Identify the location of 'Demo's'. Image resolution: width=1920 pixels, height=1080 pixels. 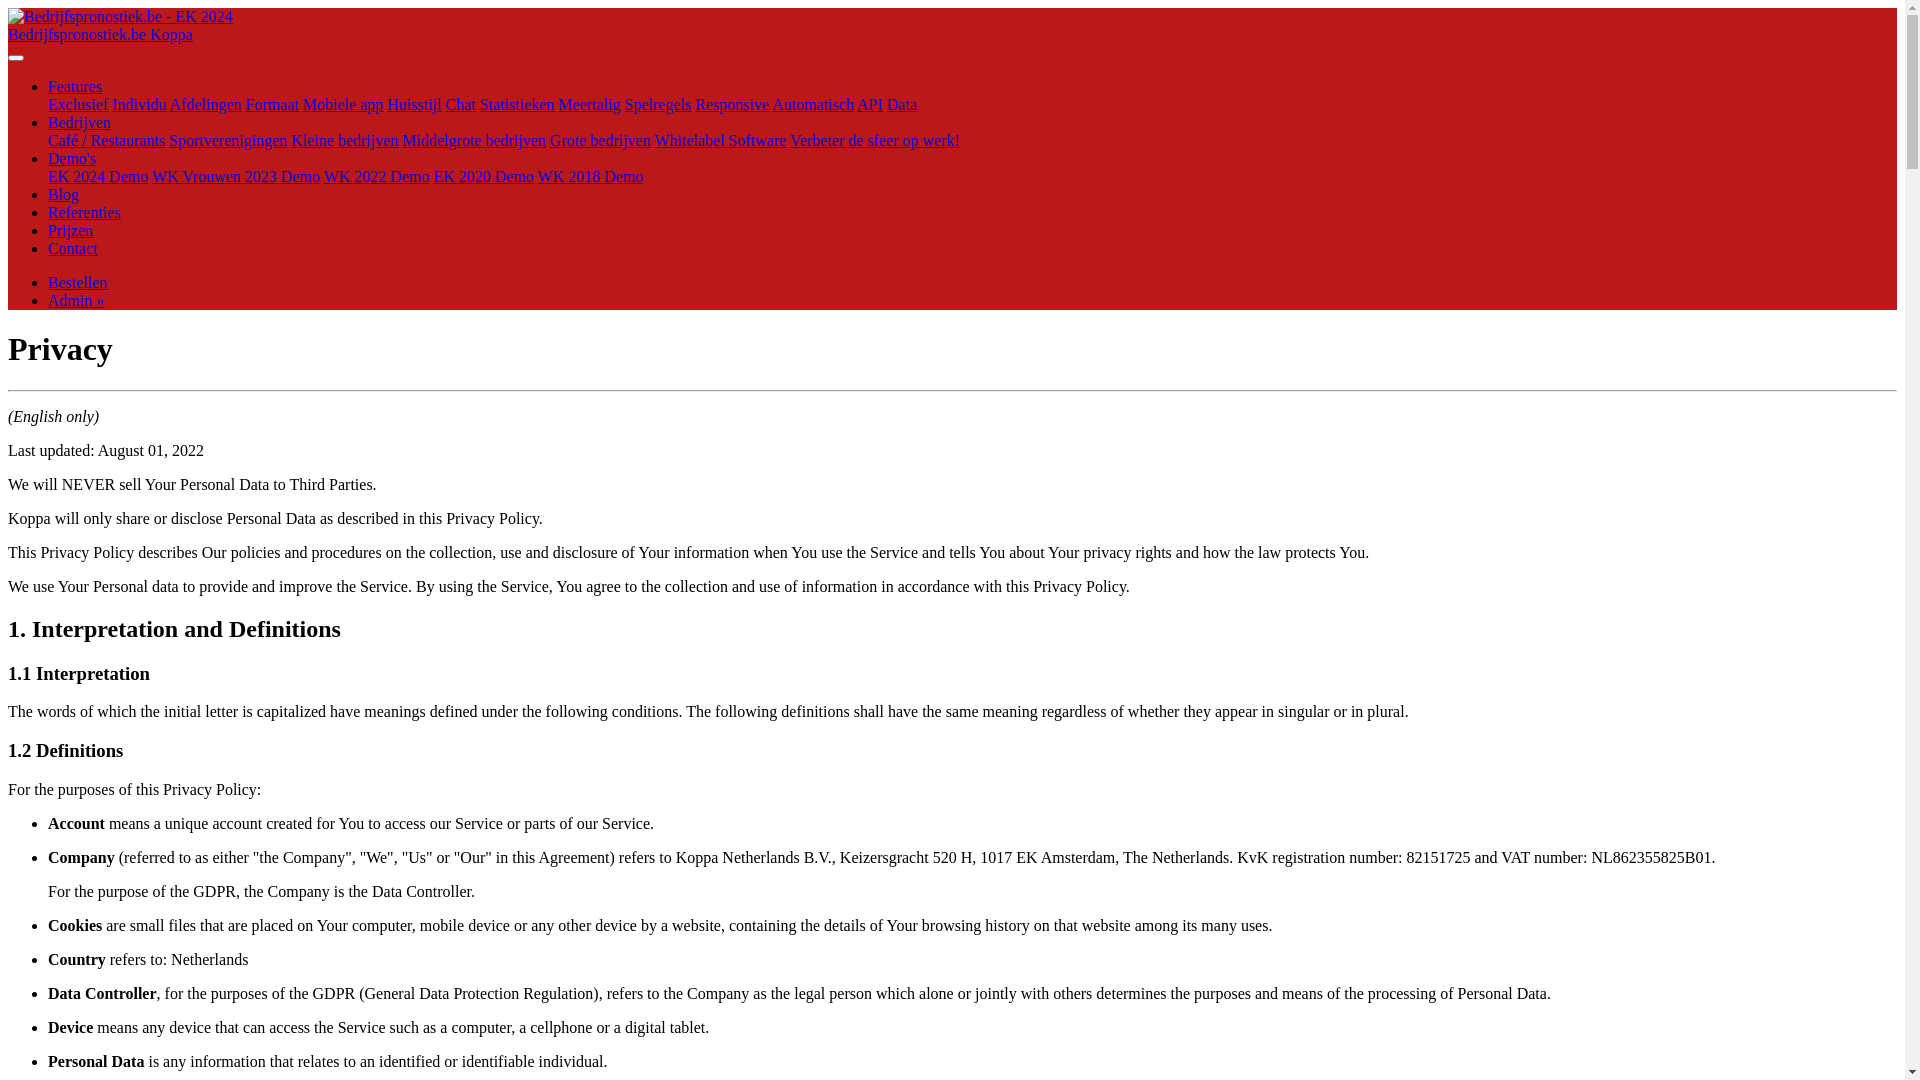
(72, 157).